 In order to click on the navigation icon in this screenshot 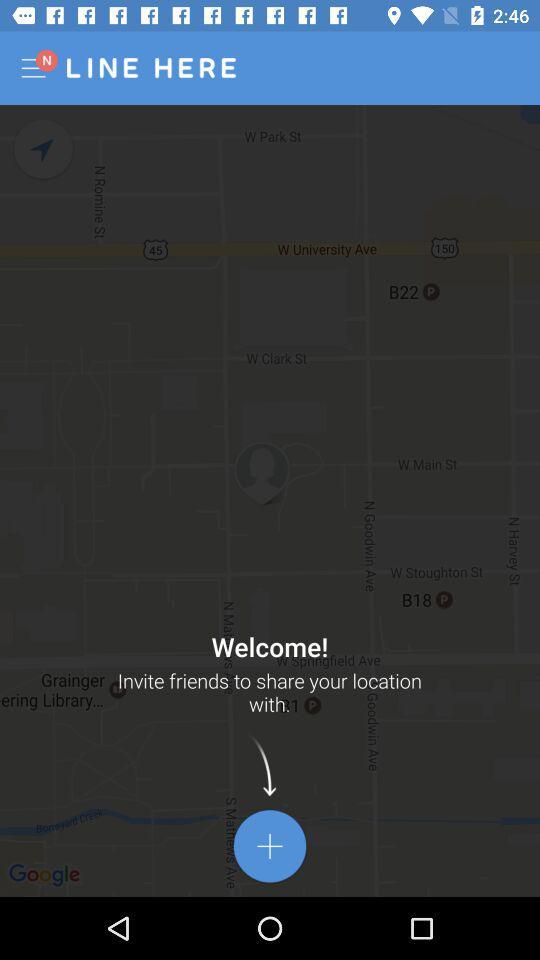, I will do `click(44, 148)`.